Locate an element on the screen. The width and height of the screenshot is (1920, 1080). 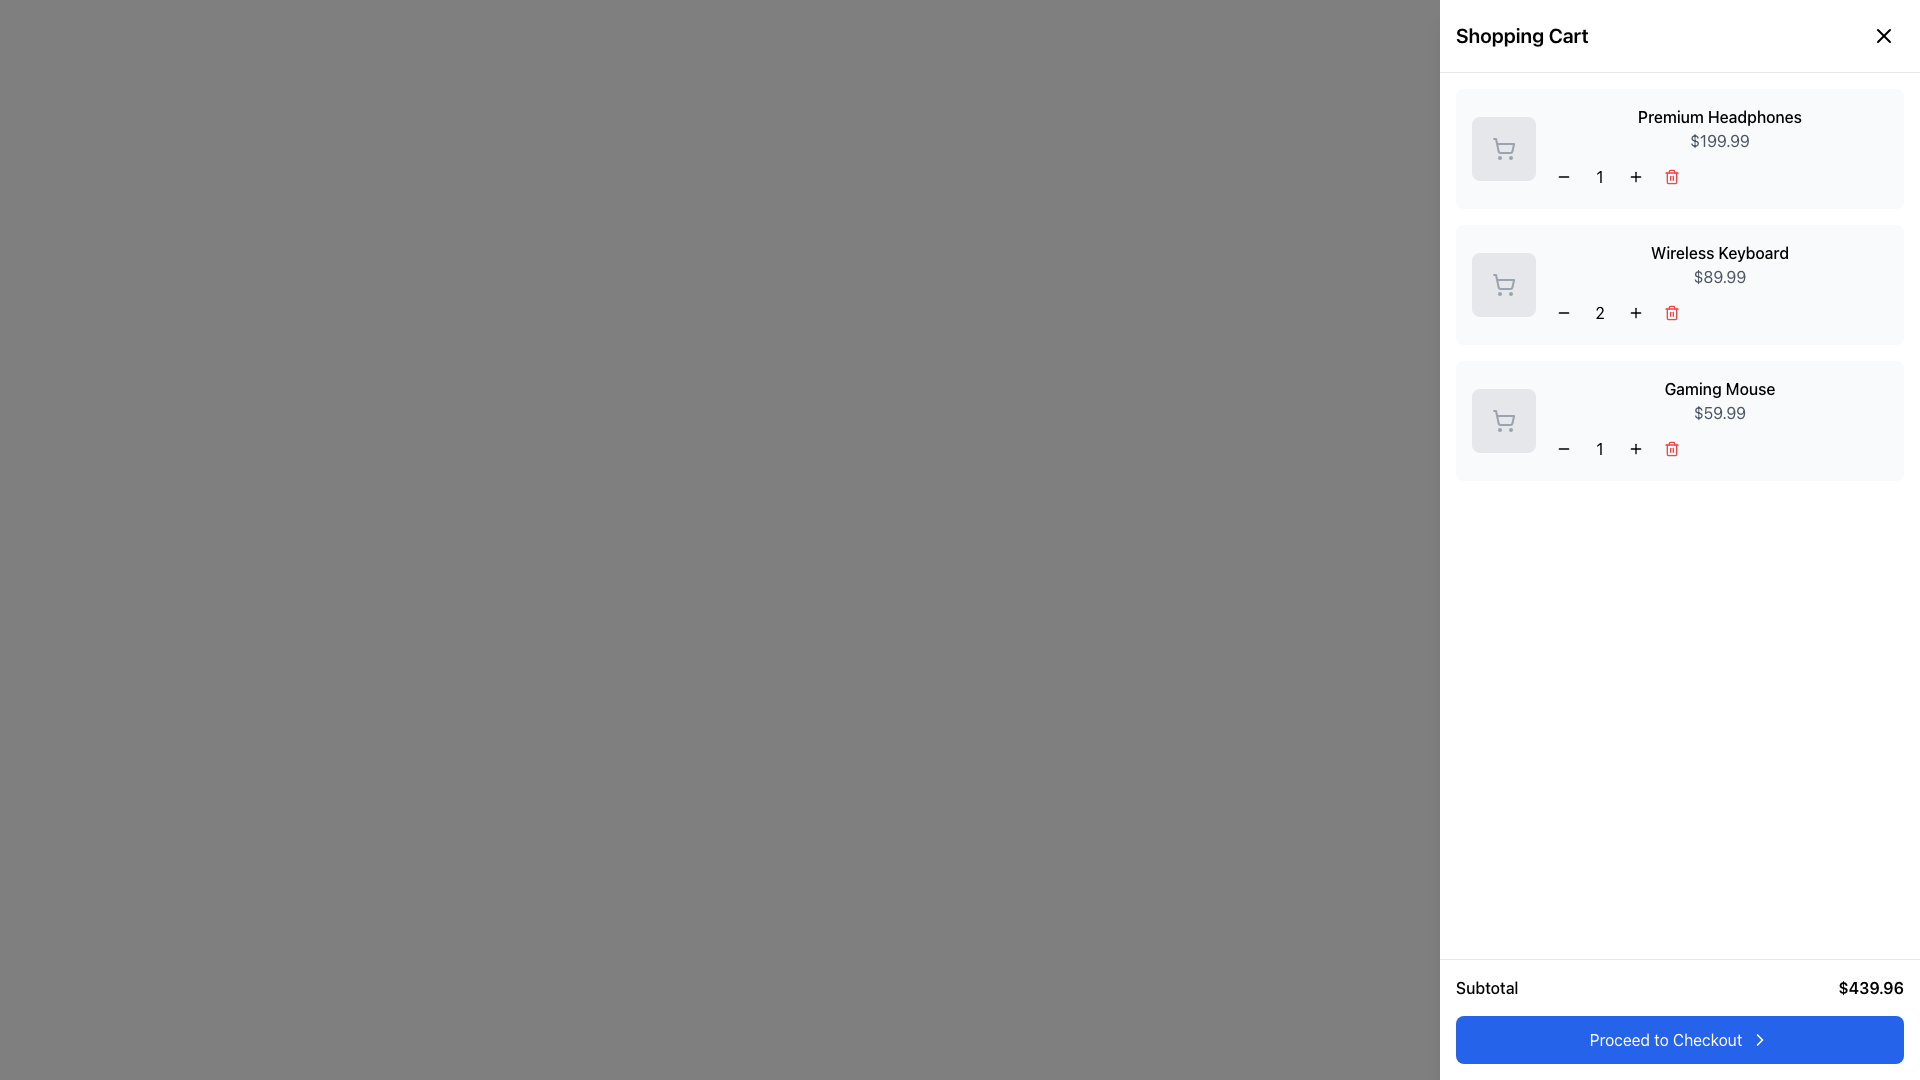
the text display that reads '$59.99', styled with a gray font, located beneath the product title 'Gaming Mouse' in the shopping cart interface is located at coordinates (1718, 411).